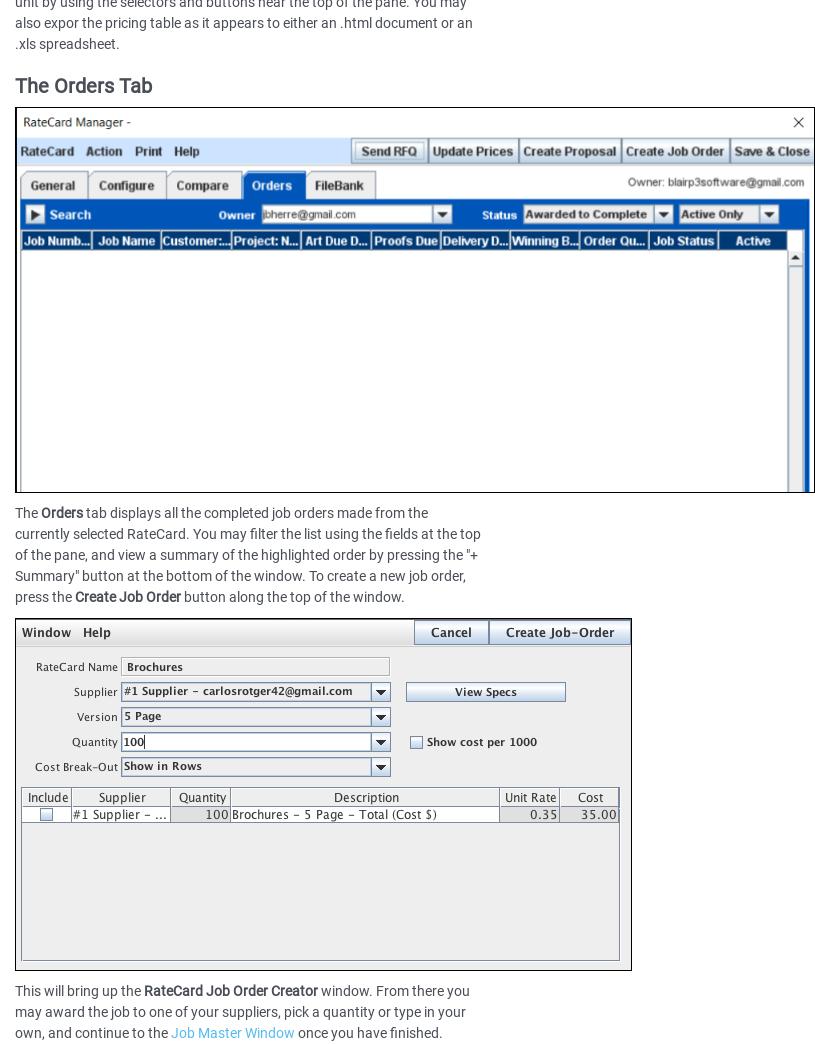 The height and width of the screenshot is (1044, 815). What do you see at coordinates (61, 513) in the screenshot?
I see `'Orders'` at bounding box center [61, 513].